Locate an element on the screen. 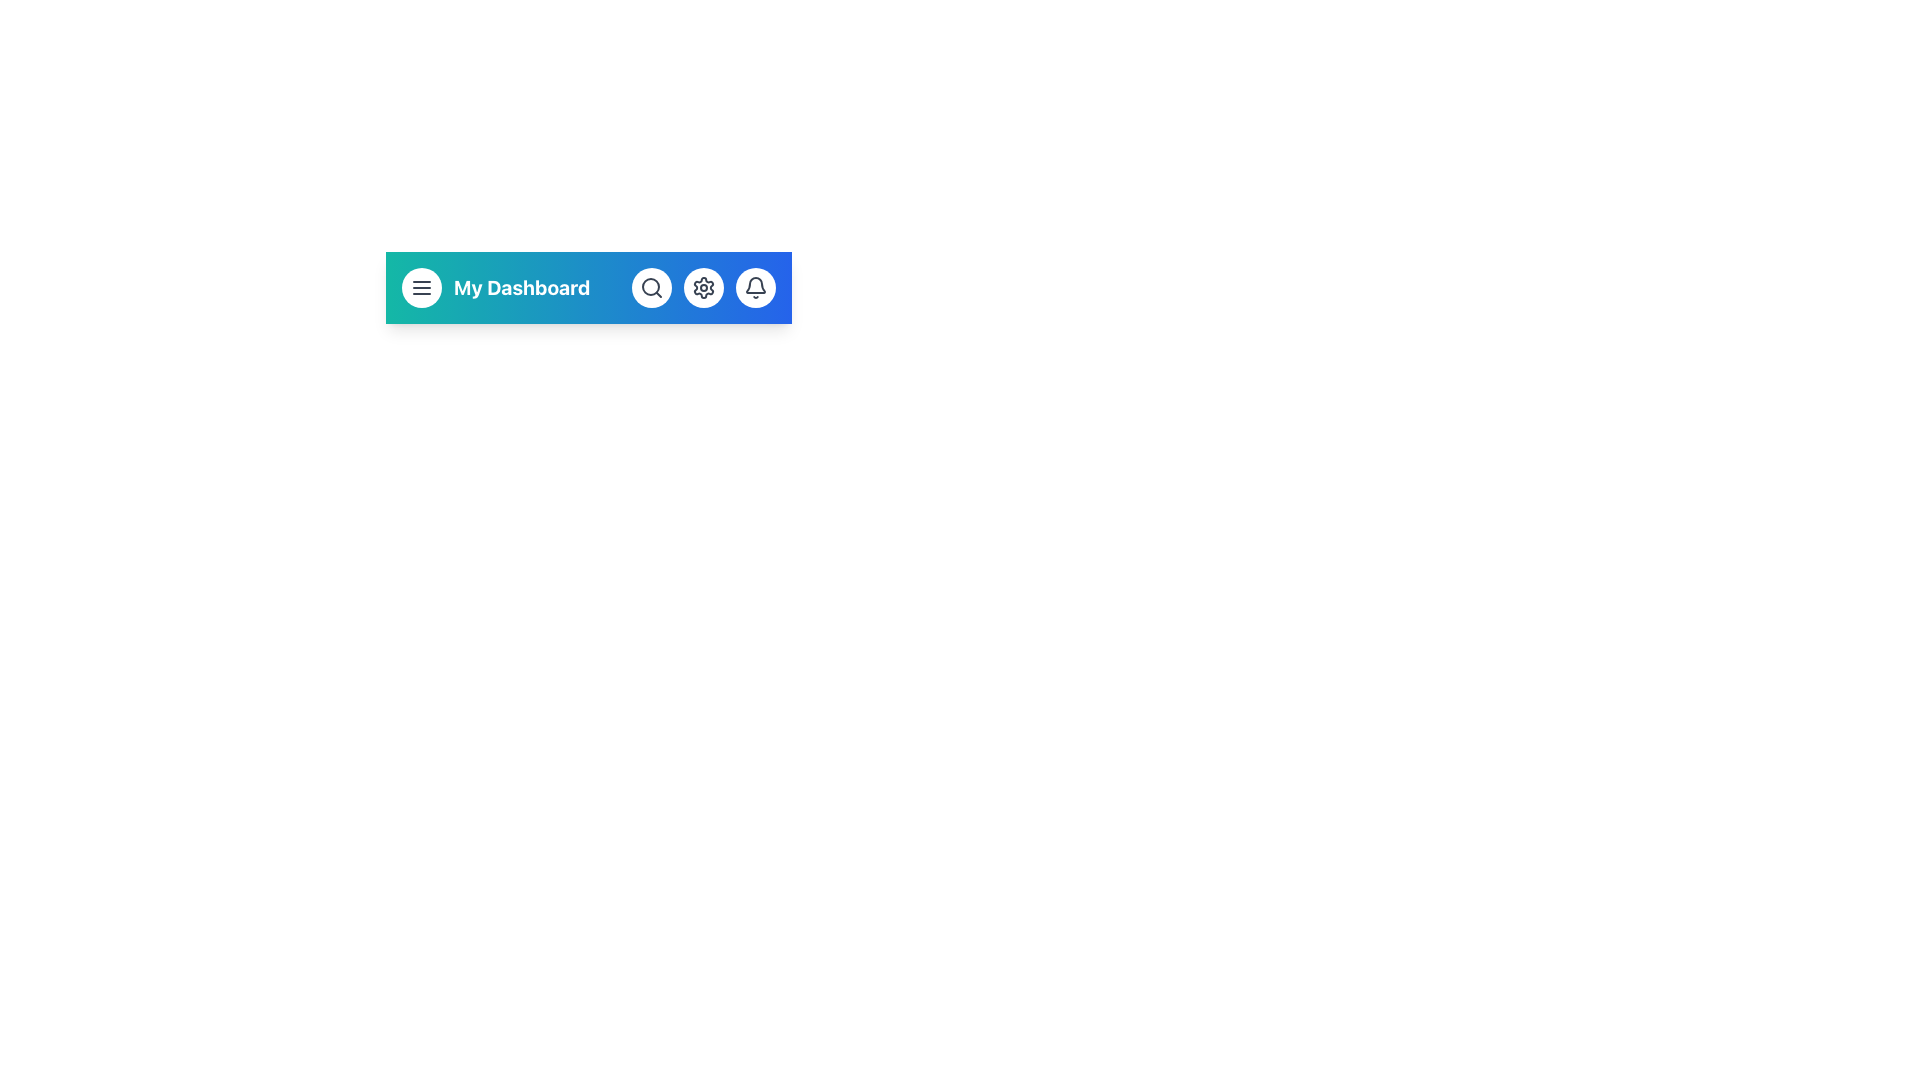 The width and height of the screenshot is (1920, 1080). the menu toggle icon located on the far left of the navigation bar is located at coordinates (421, 288).